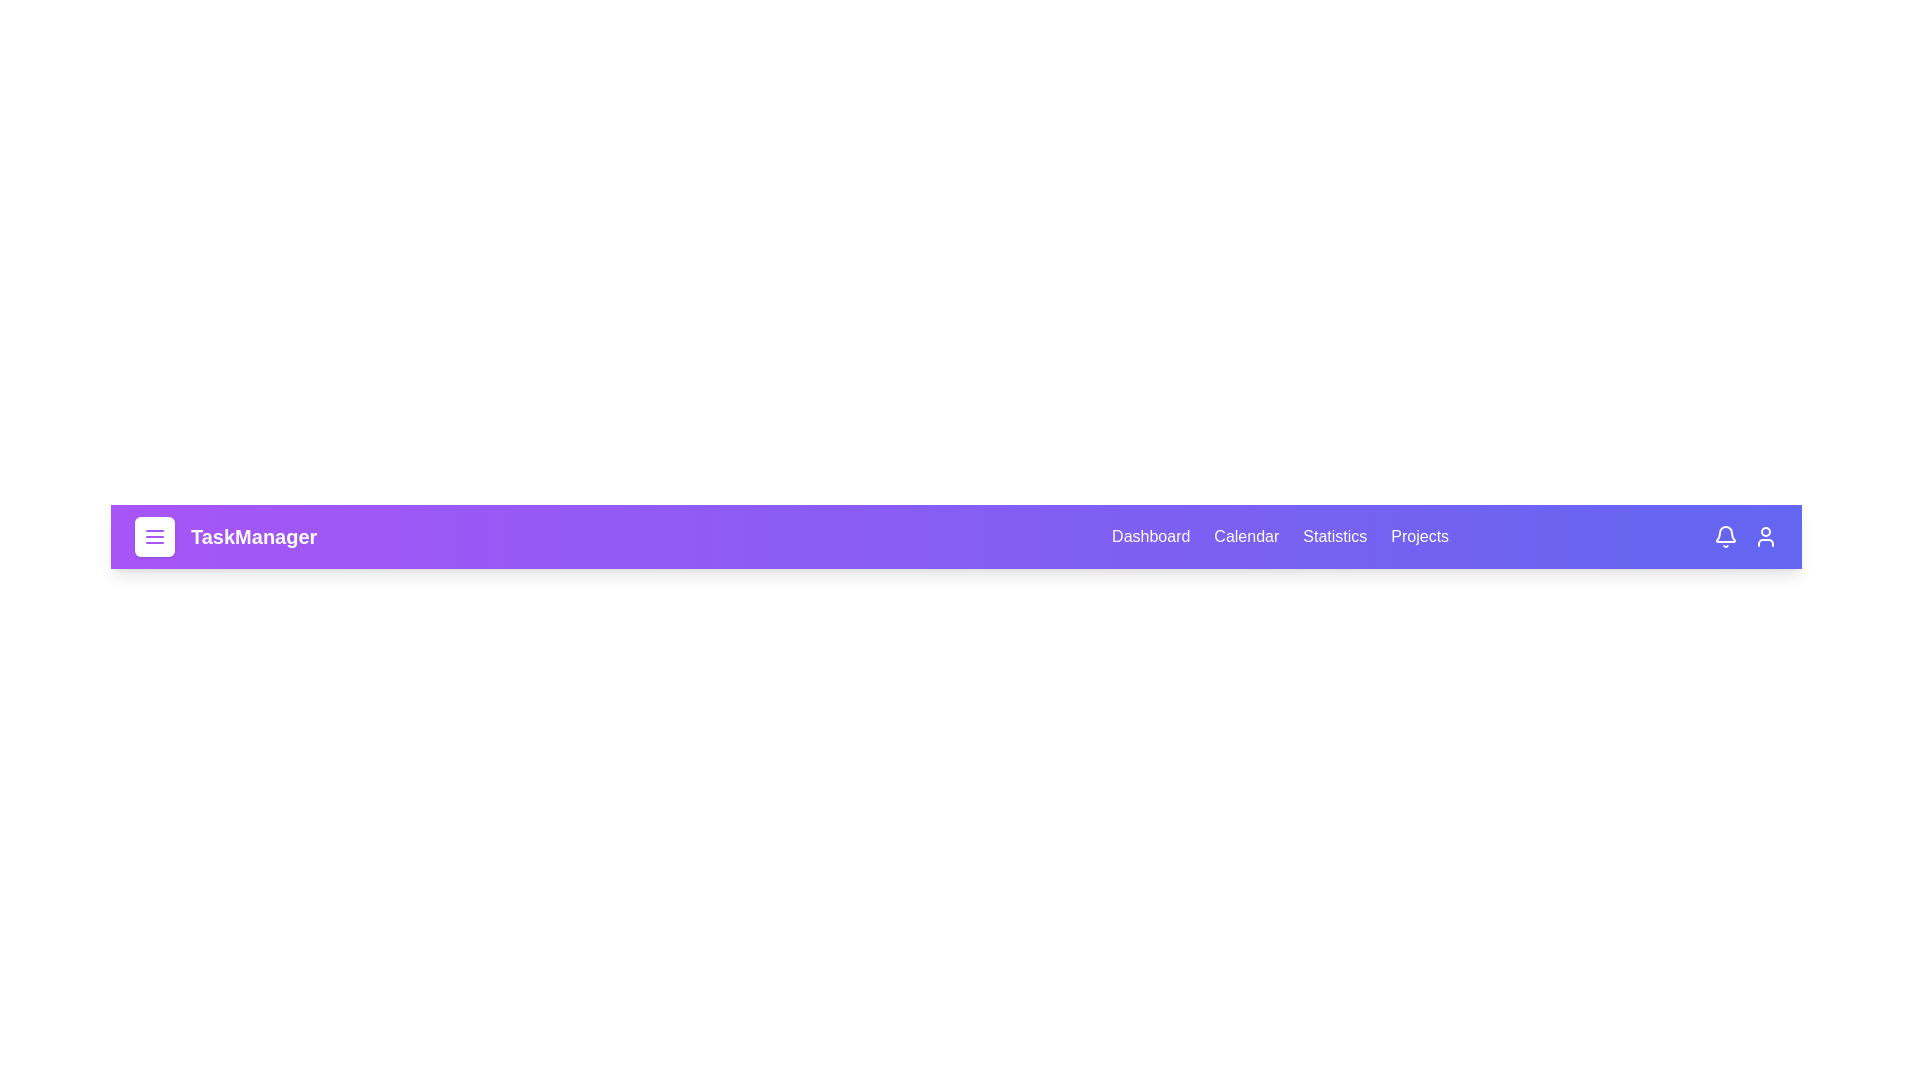 Image resolution: width=1920 pixels, height=1080 pixels. What do you see at coordinates (1334, 535) in the screenshot?
I see `the Statistics tab to navigate to the respective section` at bounding box center [1334, 535].